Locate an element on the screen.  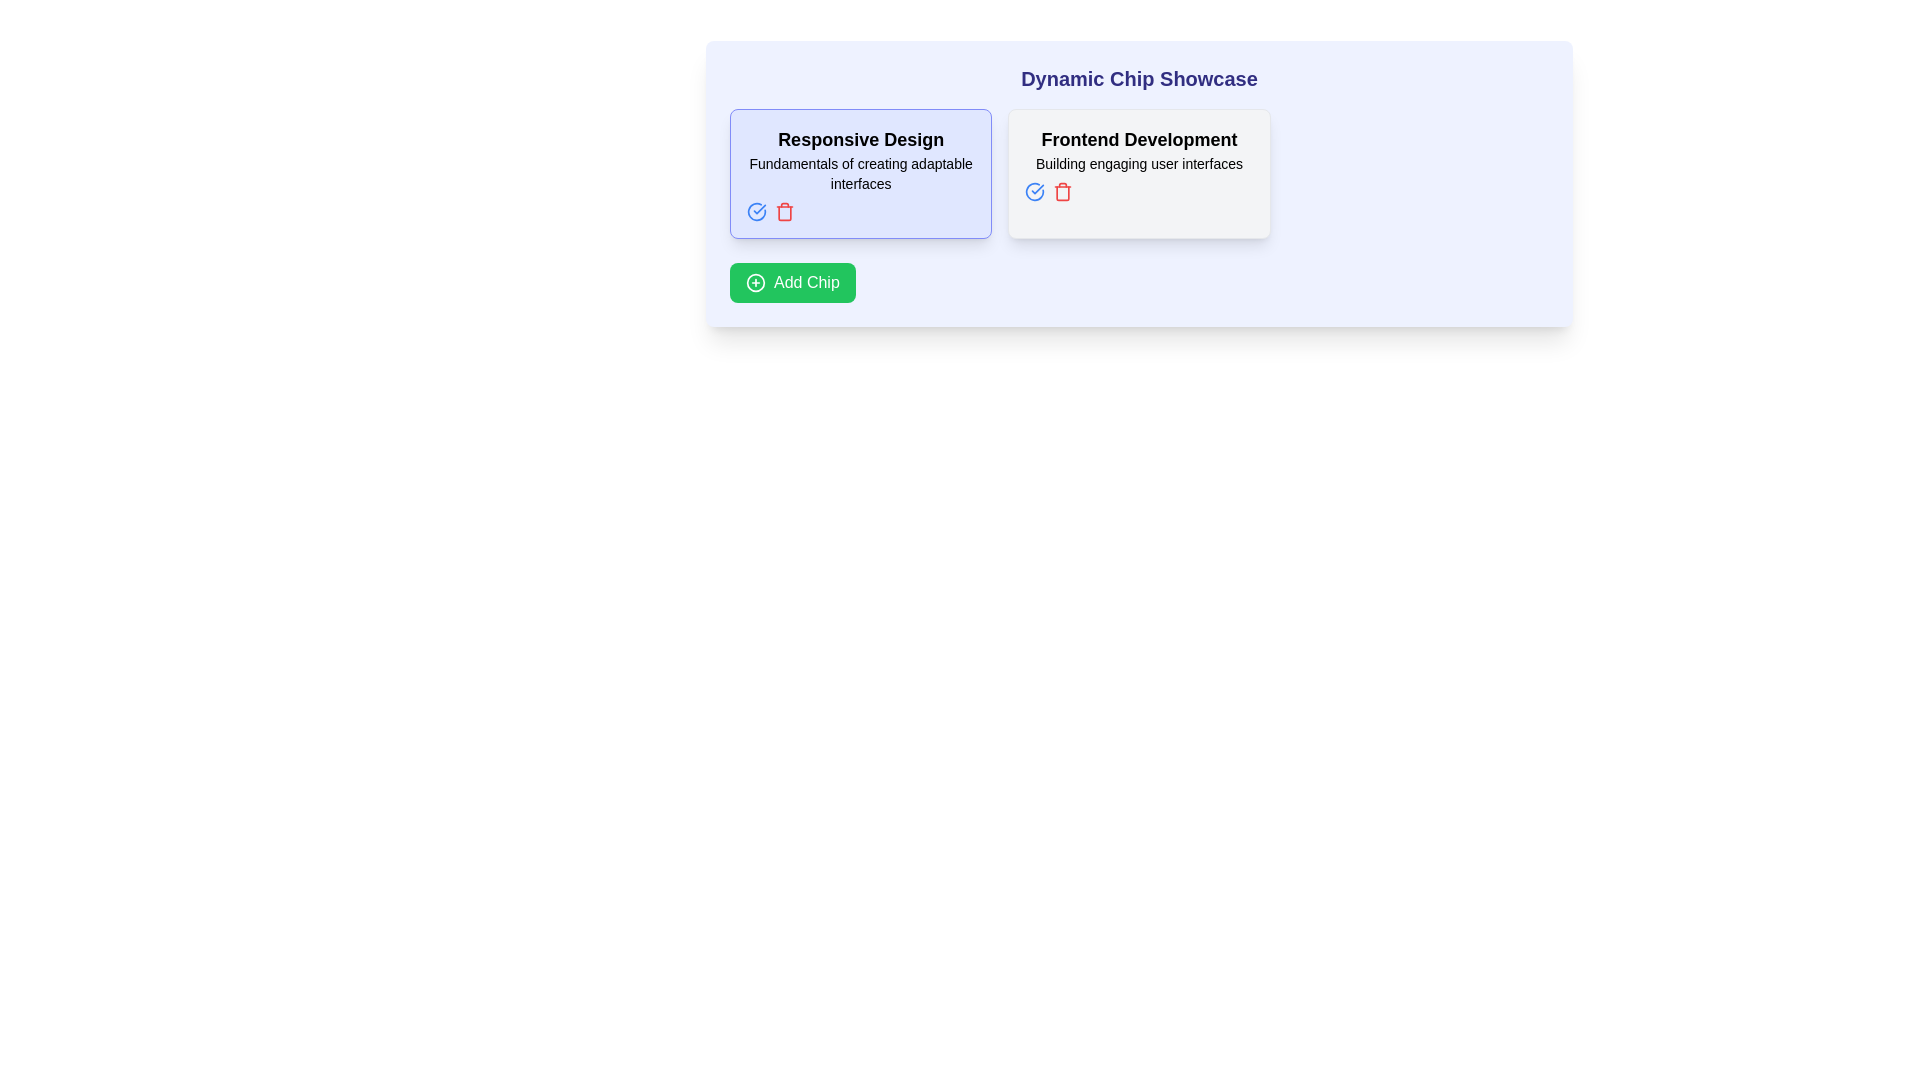
the icon button located at the top-left area of the 'Responsive Design' card is located at coordinates (756, 212).